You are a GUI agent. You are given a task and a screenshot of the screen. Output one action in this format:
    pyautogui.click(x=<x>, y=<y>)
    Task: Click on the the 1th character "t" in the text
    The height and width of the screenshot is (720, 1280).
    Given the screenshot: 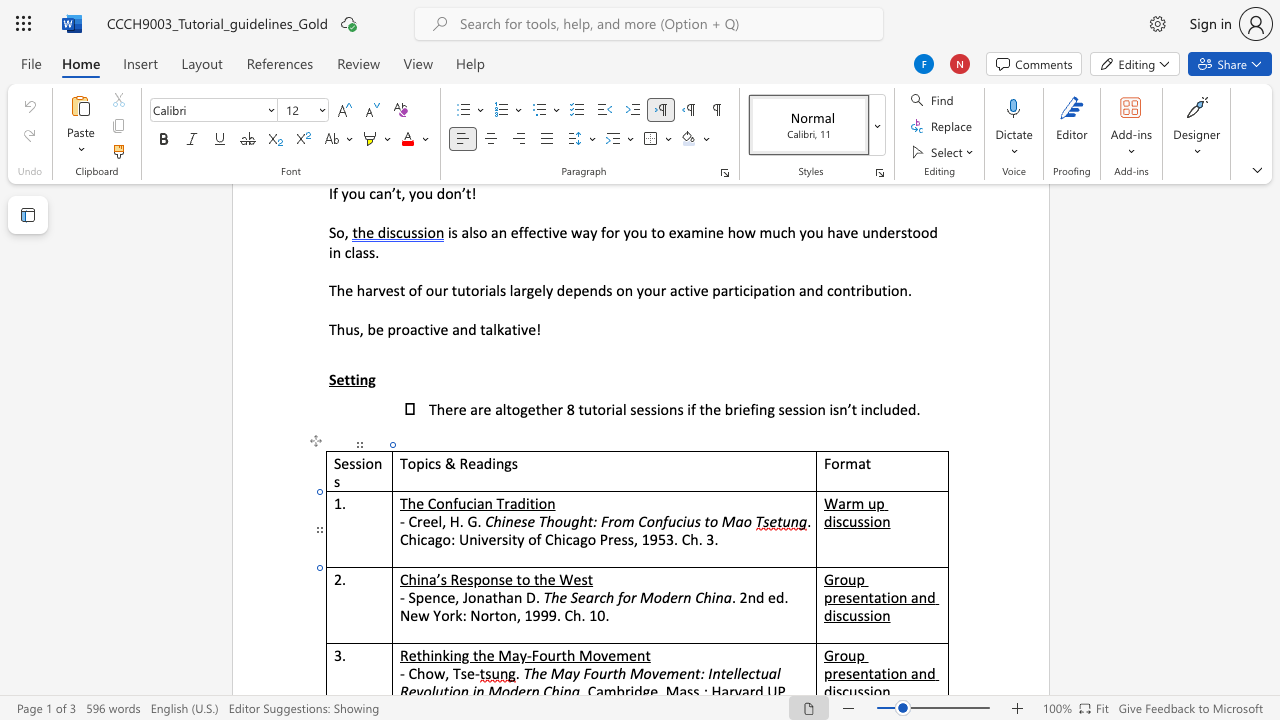 What is the action you would take?
    pyautogui.click(x=532, y=502)
    